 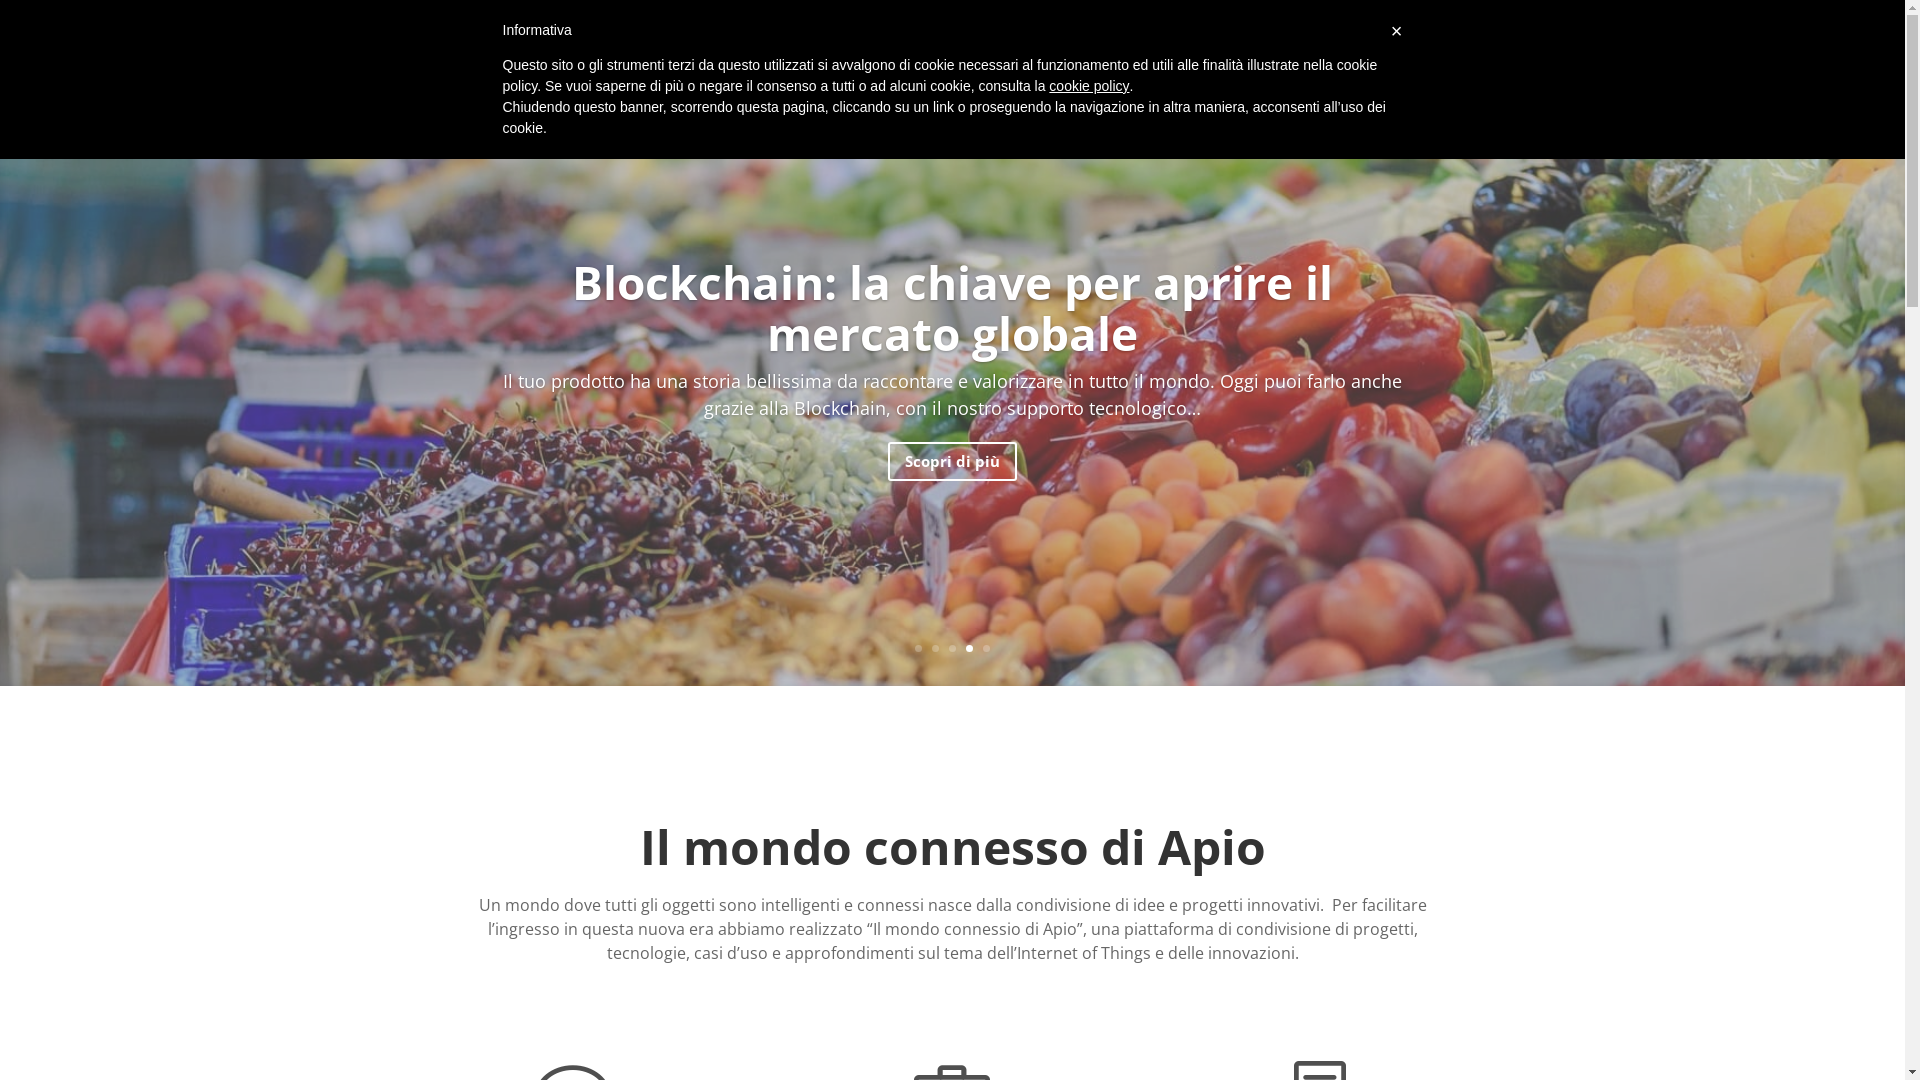 What do you see at coordinates (1088, 84) in the screenshot?
I see `'cookie policy'` at bounding box center [1088, 84].